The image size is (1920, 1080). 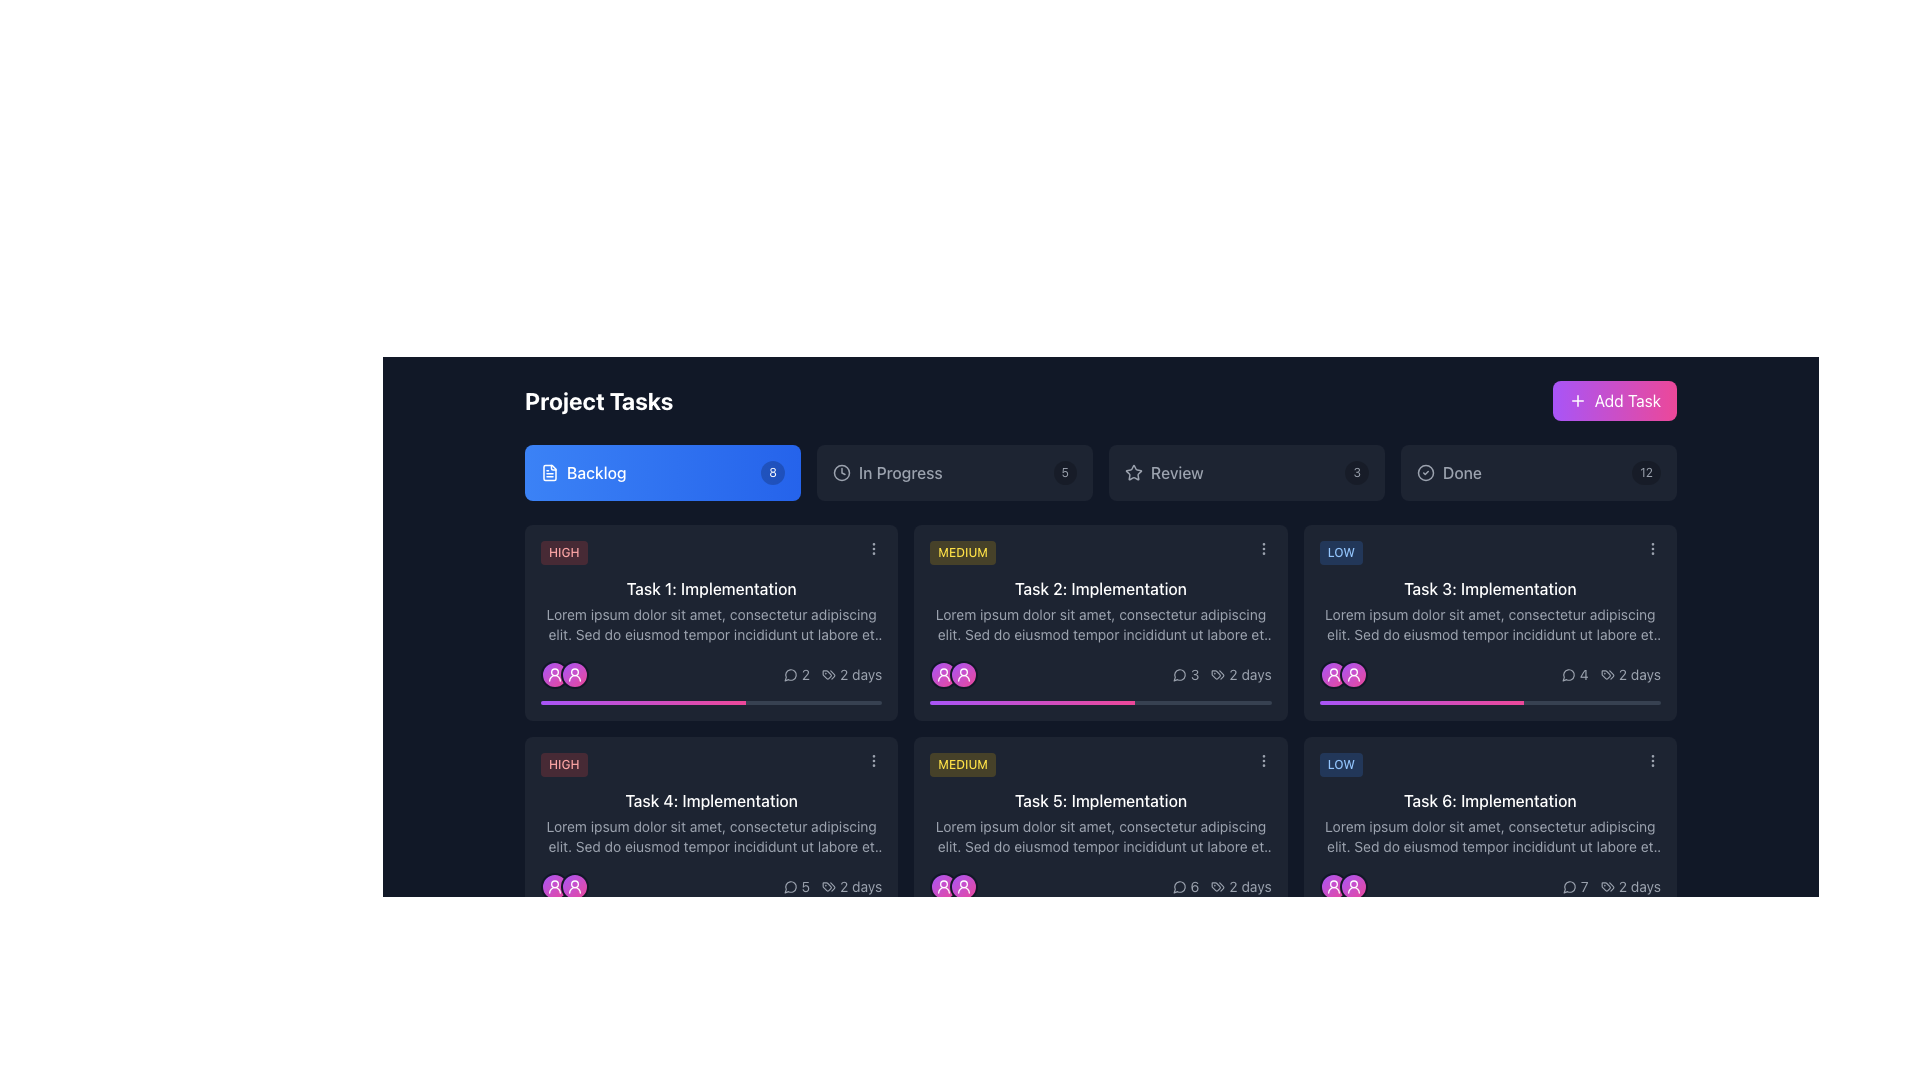 I want to click on the Text Label displaying 'Task 4: Implementation' located in the second column of the second row under the 'Backlog' section to provide a quick understanding of the task, so click(x=711, y=800).